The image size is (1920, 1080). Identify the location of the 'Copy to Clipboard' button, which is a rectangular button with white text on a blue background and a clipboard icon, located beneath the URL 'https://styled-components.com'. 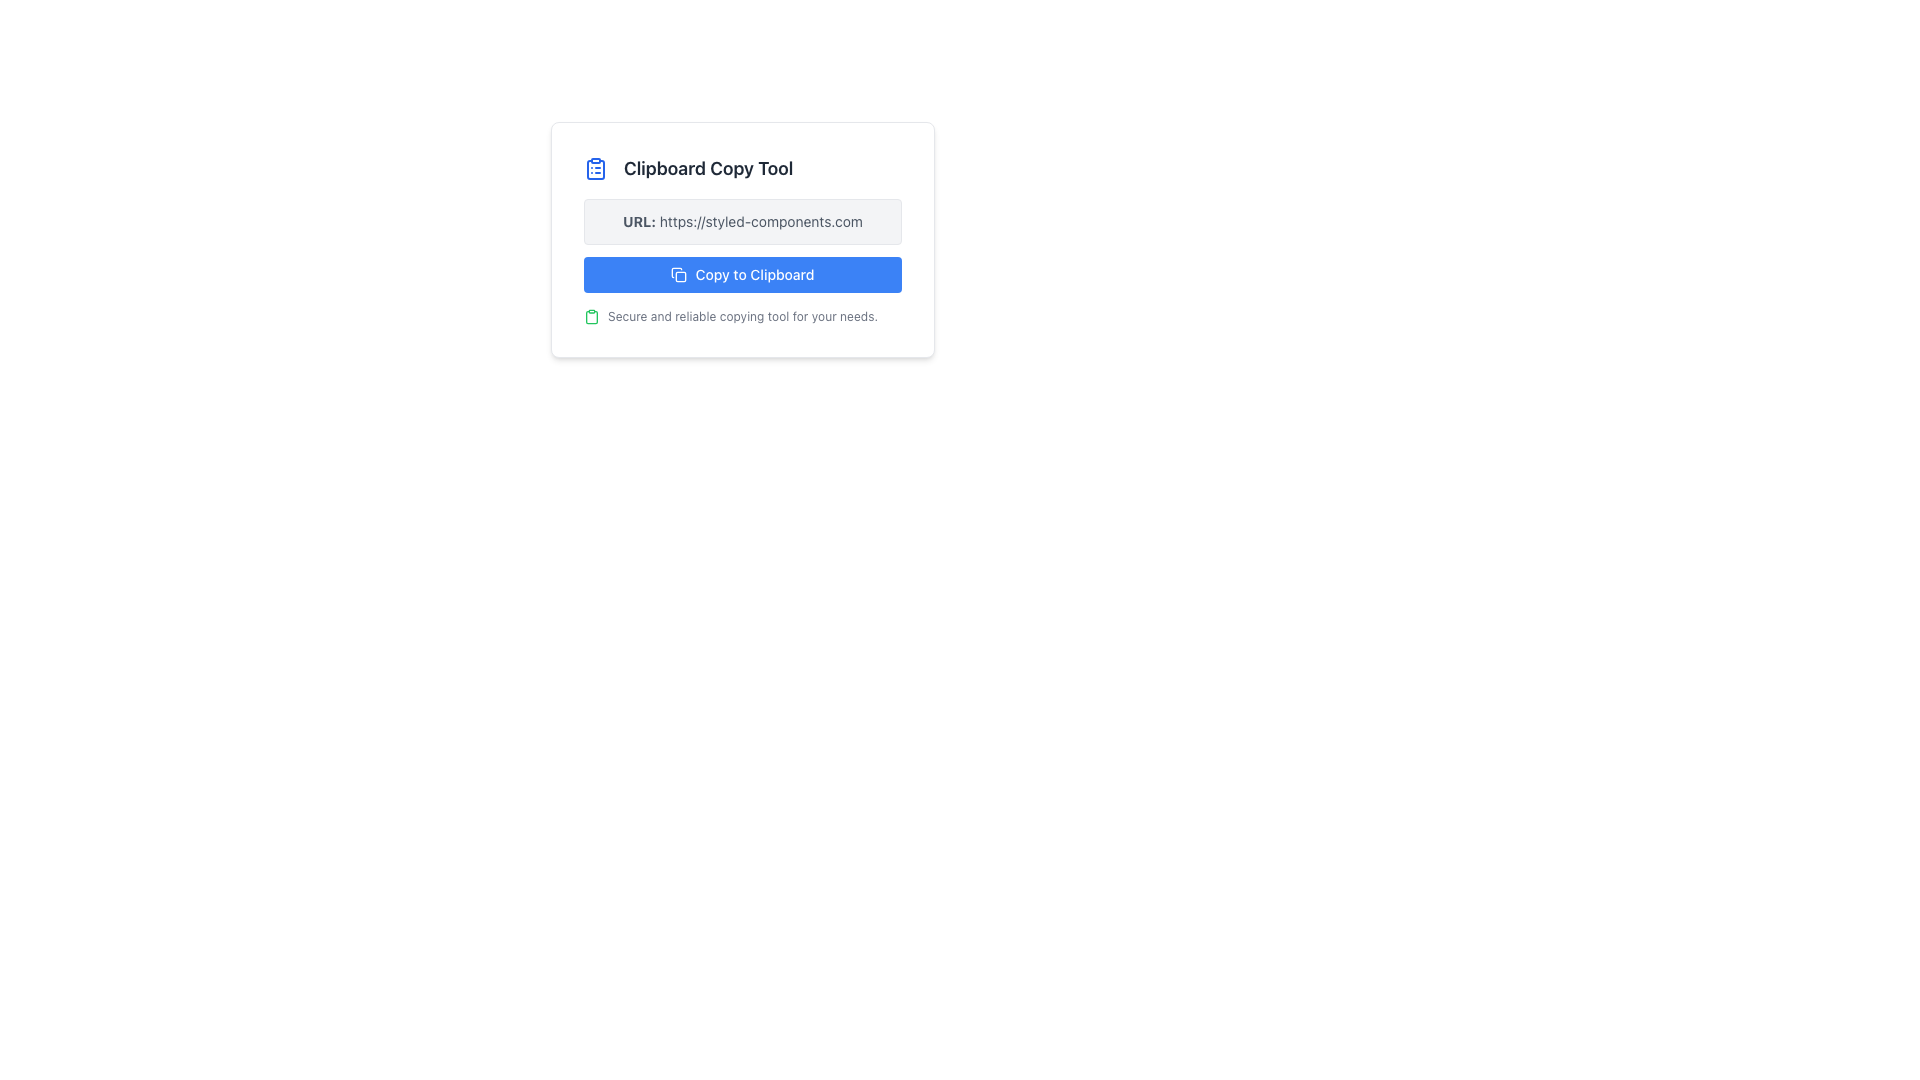
(742, 274).